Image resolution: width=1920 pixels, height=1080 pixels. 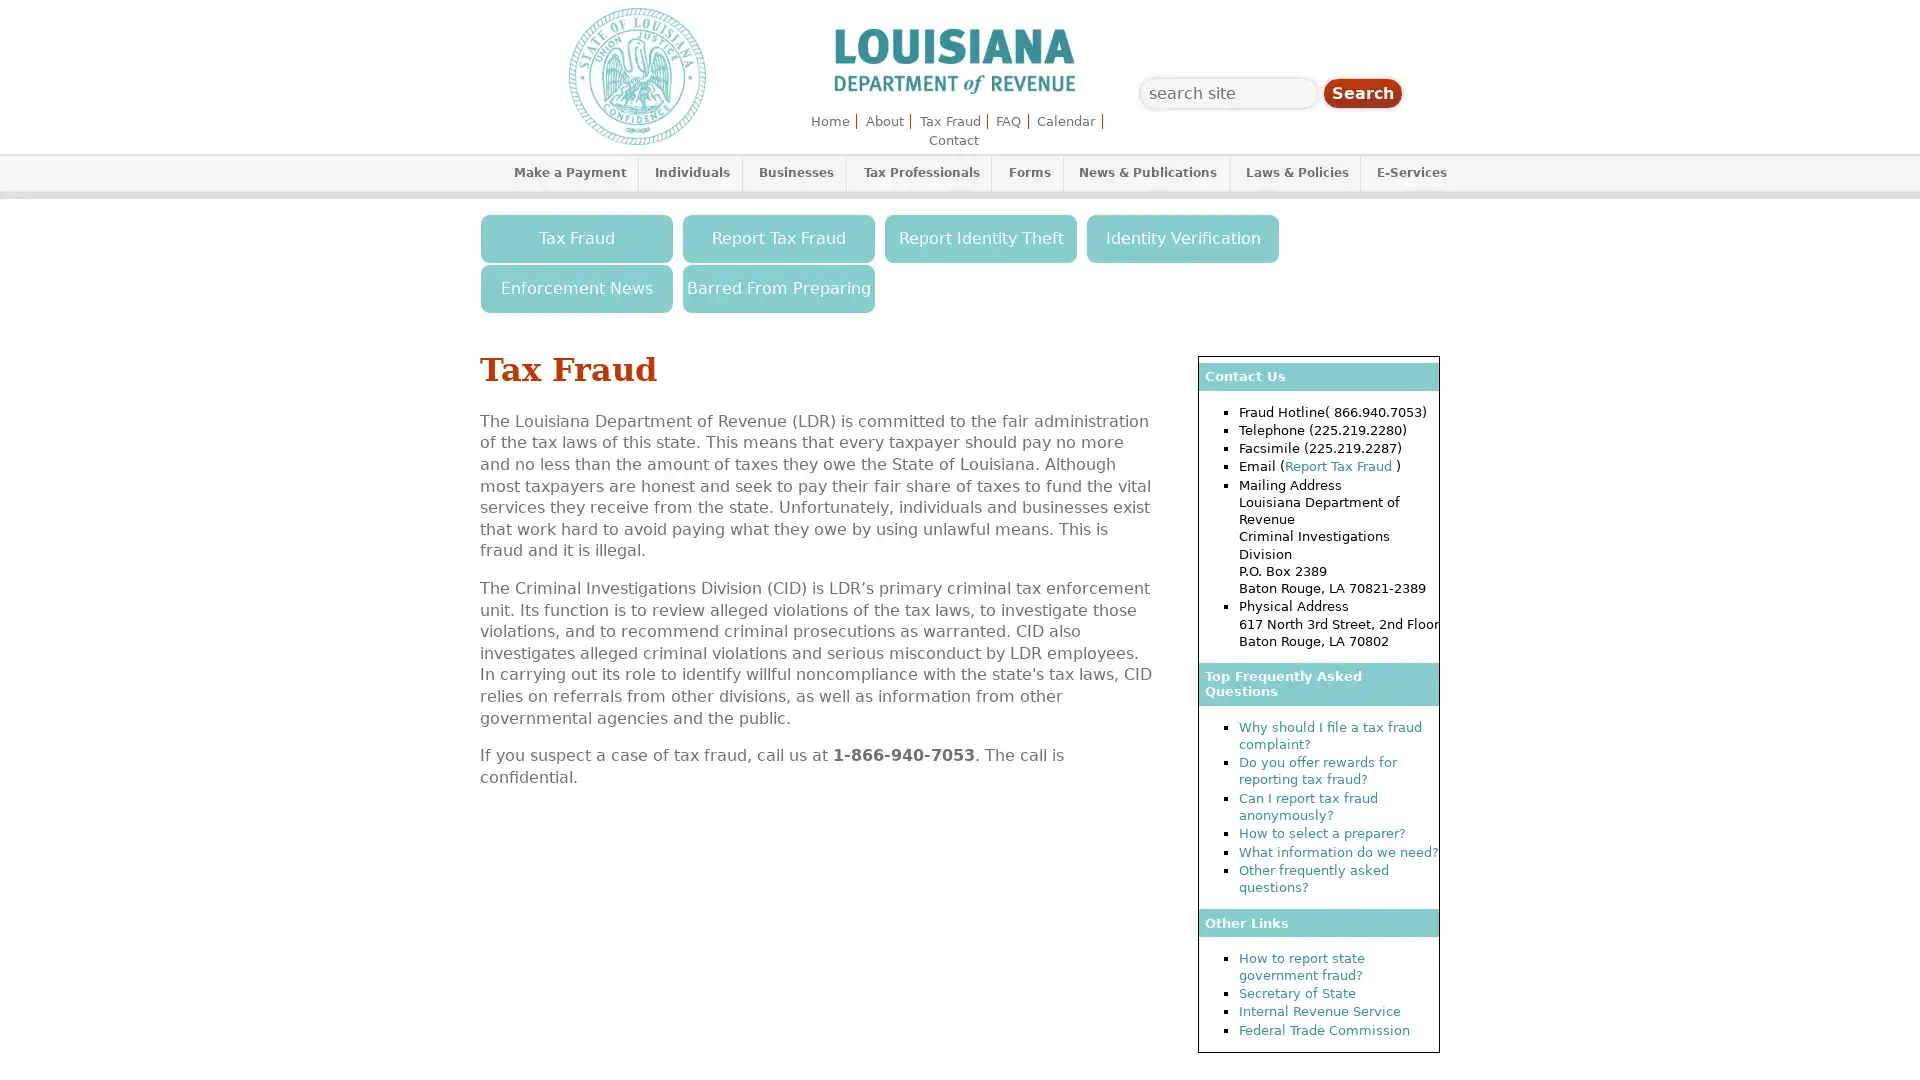 I want to click on Search, so click(x=1362, y=93).